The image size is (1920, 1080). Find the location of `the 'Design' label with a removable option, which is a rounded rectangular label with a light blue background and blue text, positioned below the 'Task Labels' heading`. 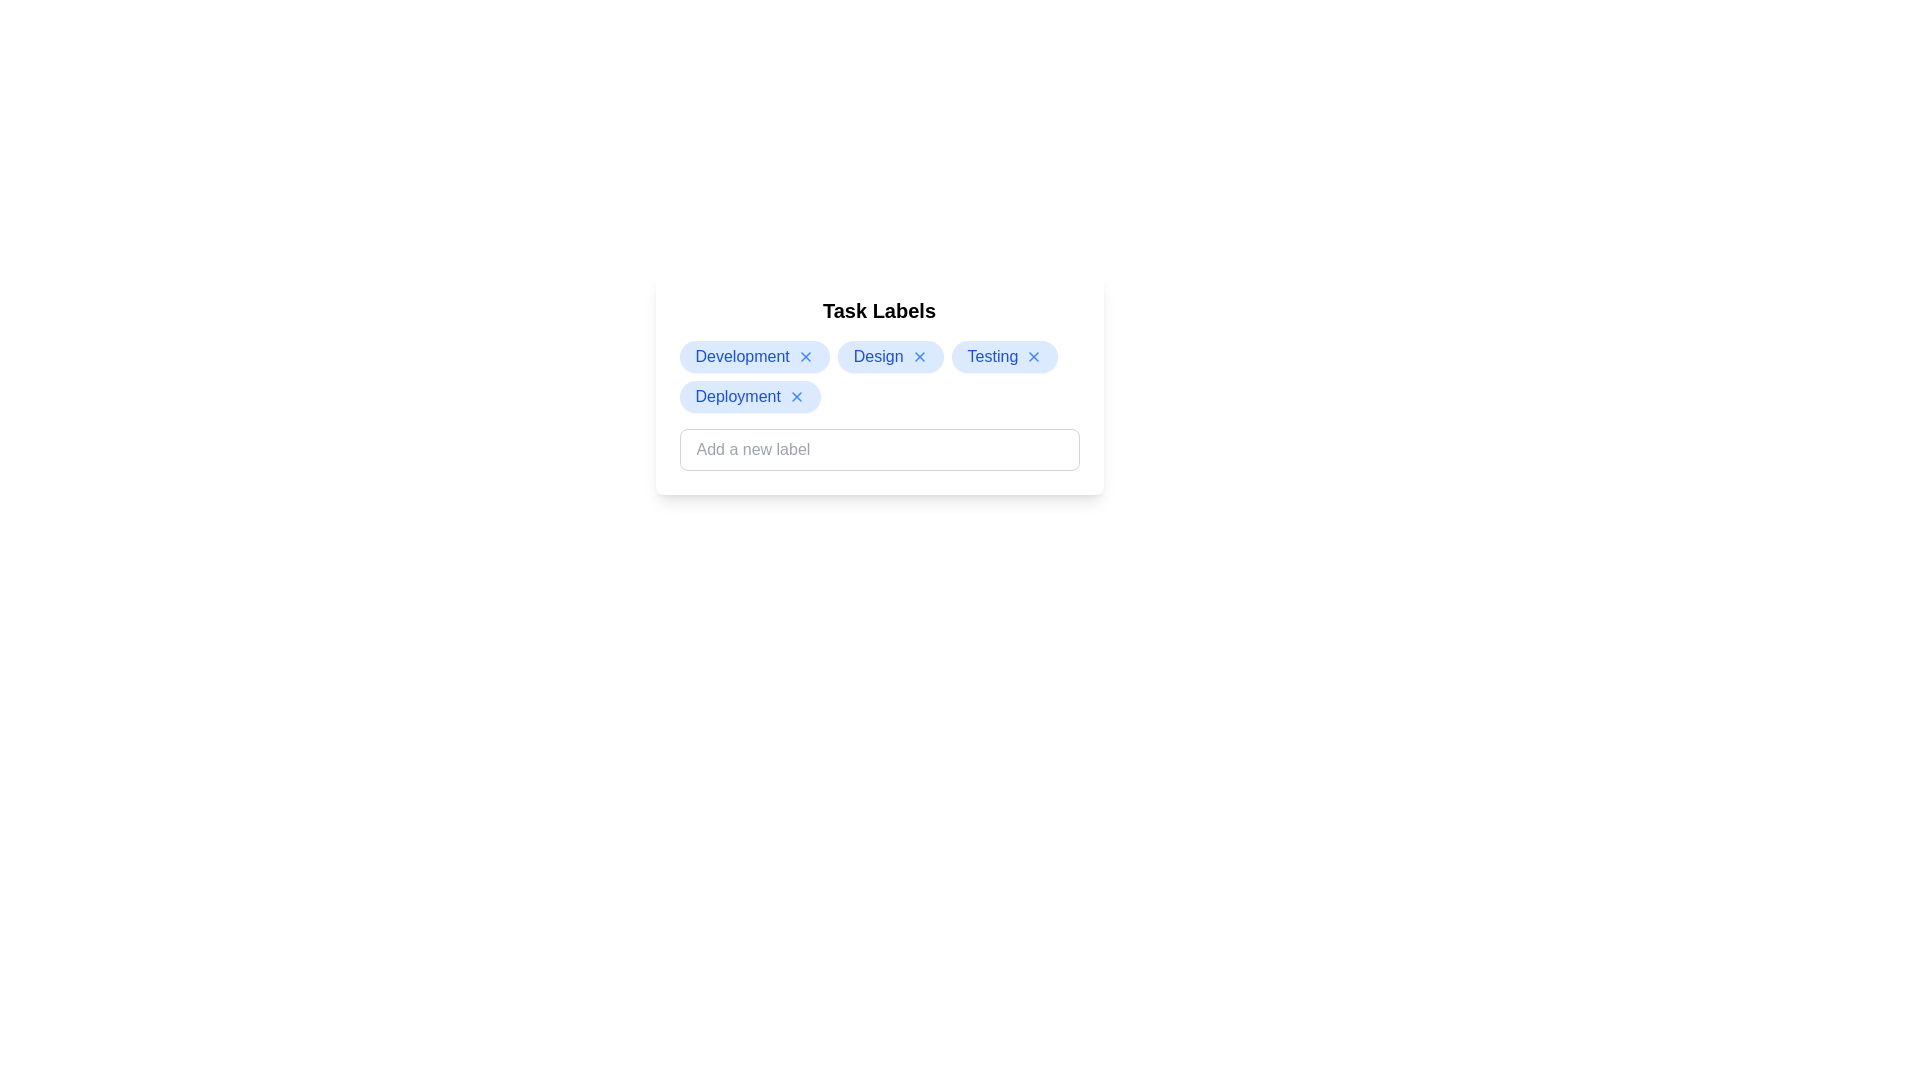

the 'Design' label with a removable option, which is a rounded rectangular label with a light blue background and blue text, positioned below the 'Task Labels' heading is located at coordinates (889, 356).